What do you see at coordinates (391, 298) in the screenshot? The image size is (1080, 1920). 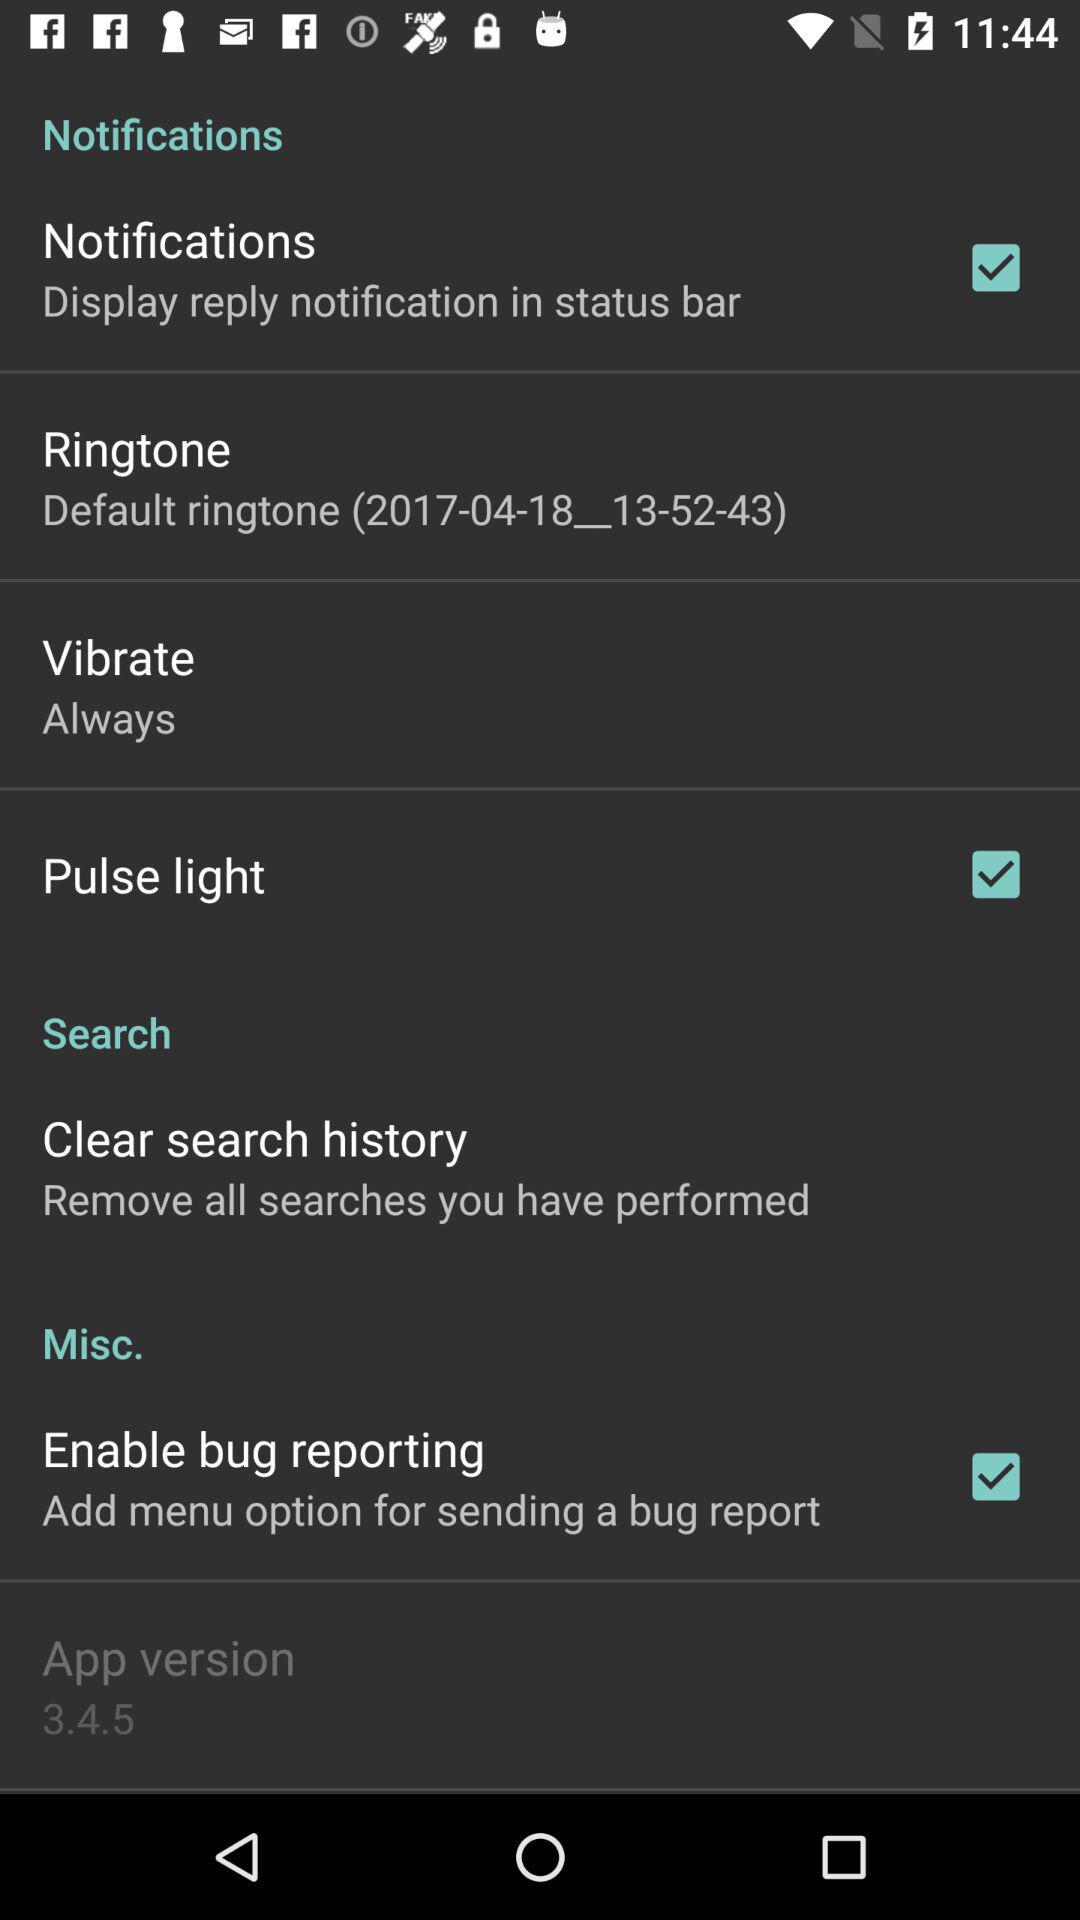 I see `the item above the ringtone` at bounding box center [391, 298].